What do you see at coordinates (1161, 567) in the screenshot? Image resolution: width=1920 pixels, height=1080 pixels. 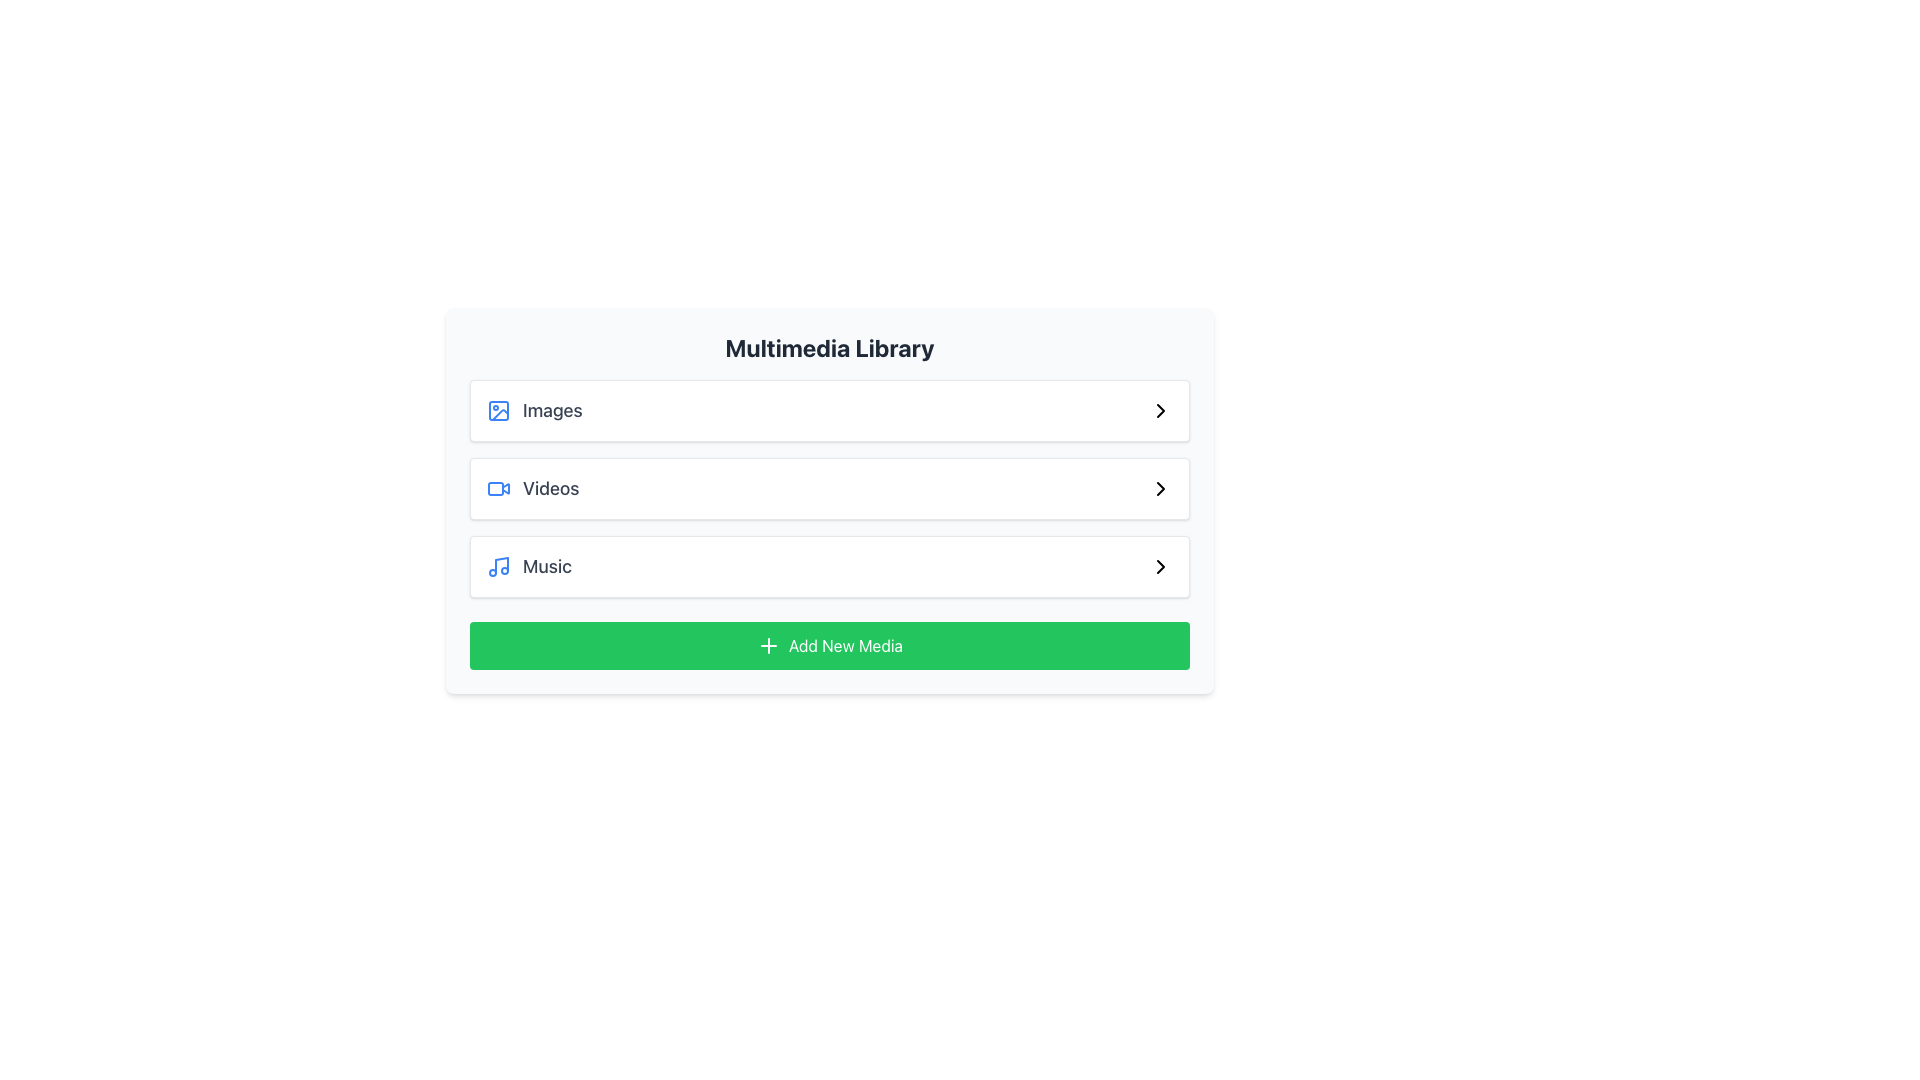 I see `the chevron icon on the far right side of the Music row in the Multimedia Library card layout` at bounding box center [1161, 567].